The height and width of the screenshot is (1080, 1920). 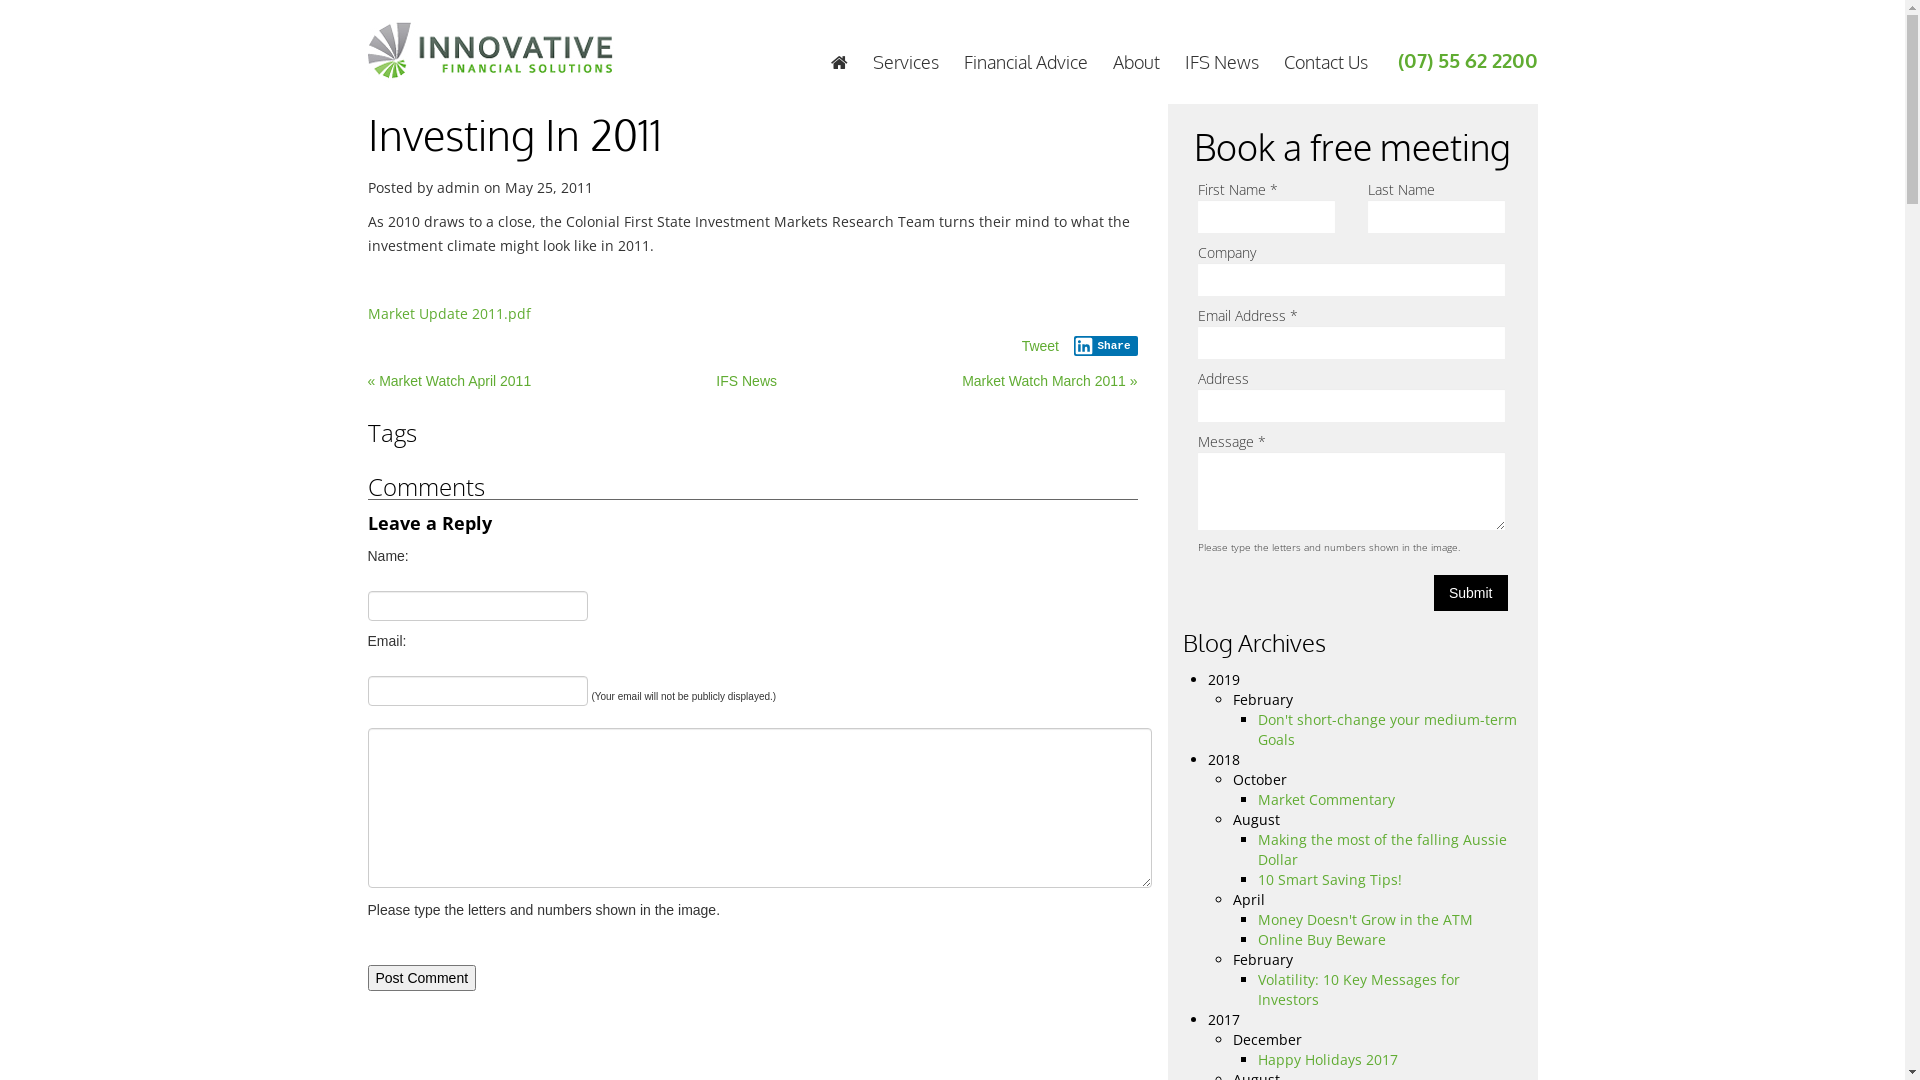 What do you see at coordinates (1358, 988) in the screenshot?
I see `'Volatility: 10 Key Messages for Investors'` at bounding box center [1358, 988].